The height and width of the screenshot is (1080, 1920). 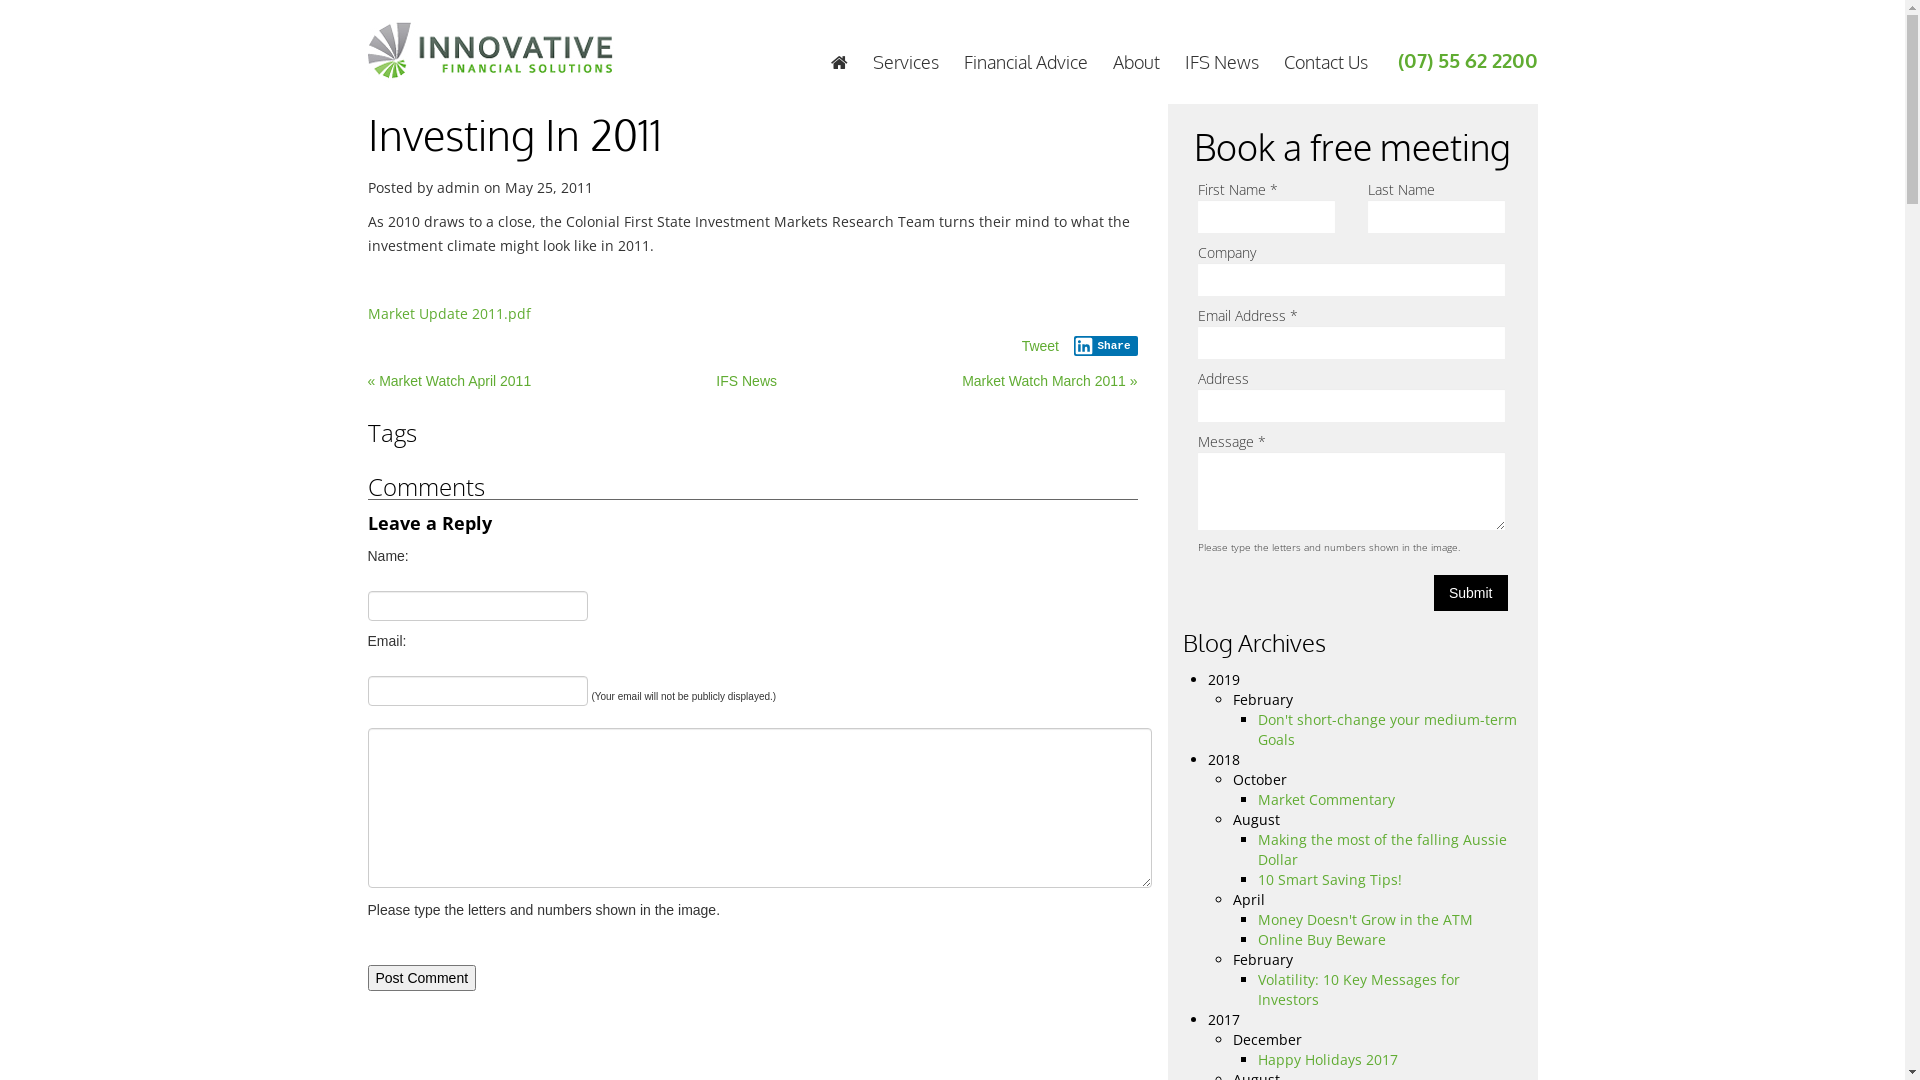 What do you see at coordinates (1358, 988) in the screenshot?
I see `'Volatility: 10 Key Messages for Investors'` at bounding box center [1358, 988].